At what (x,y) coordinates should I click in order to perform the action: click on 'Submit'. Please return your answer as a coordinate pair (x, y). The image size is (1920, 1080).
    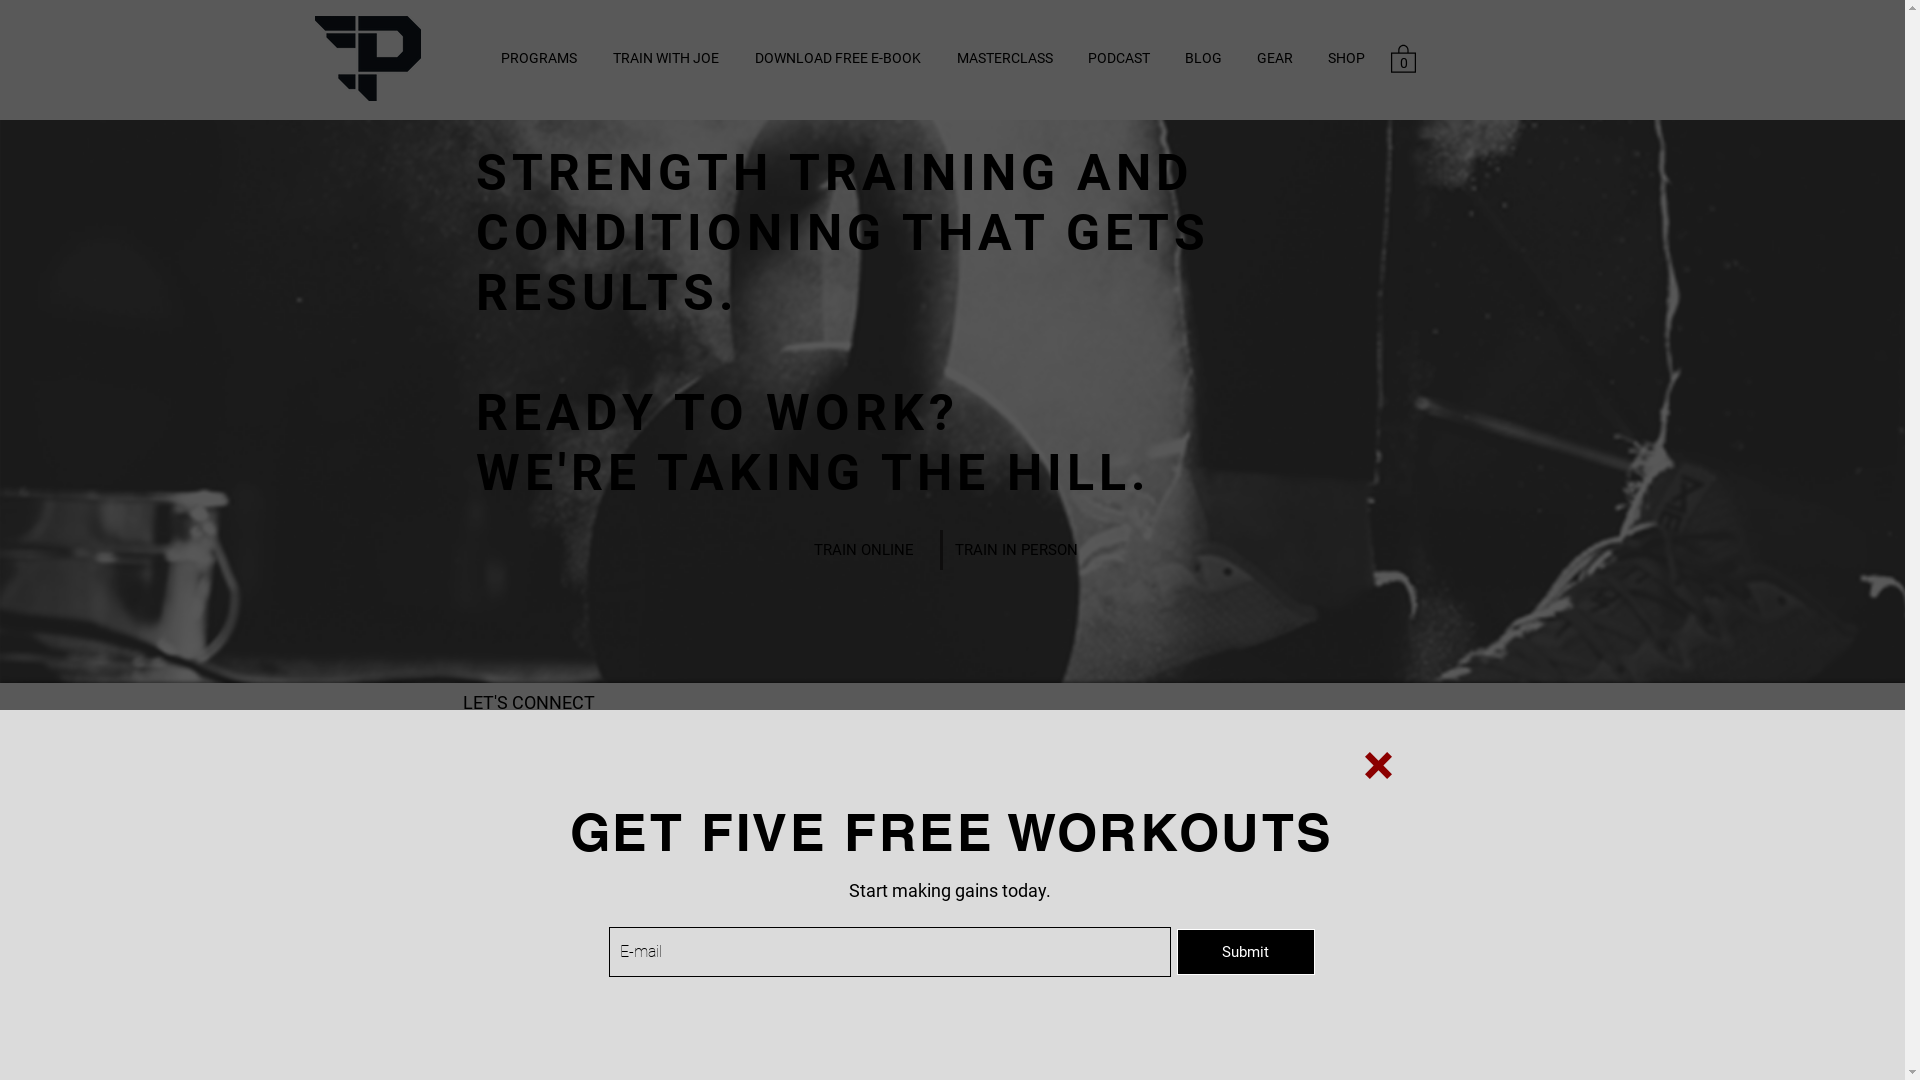
    Looking at the image, I should click on (1243, 951).